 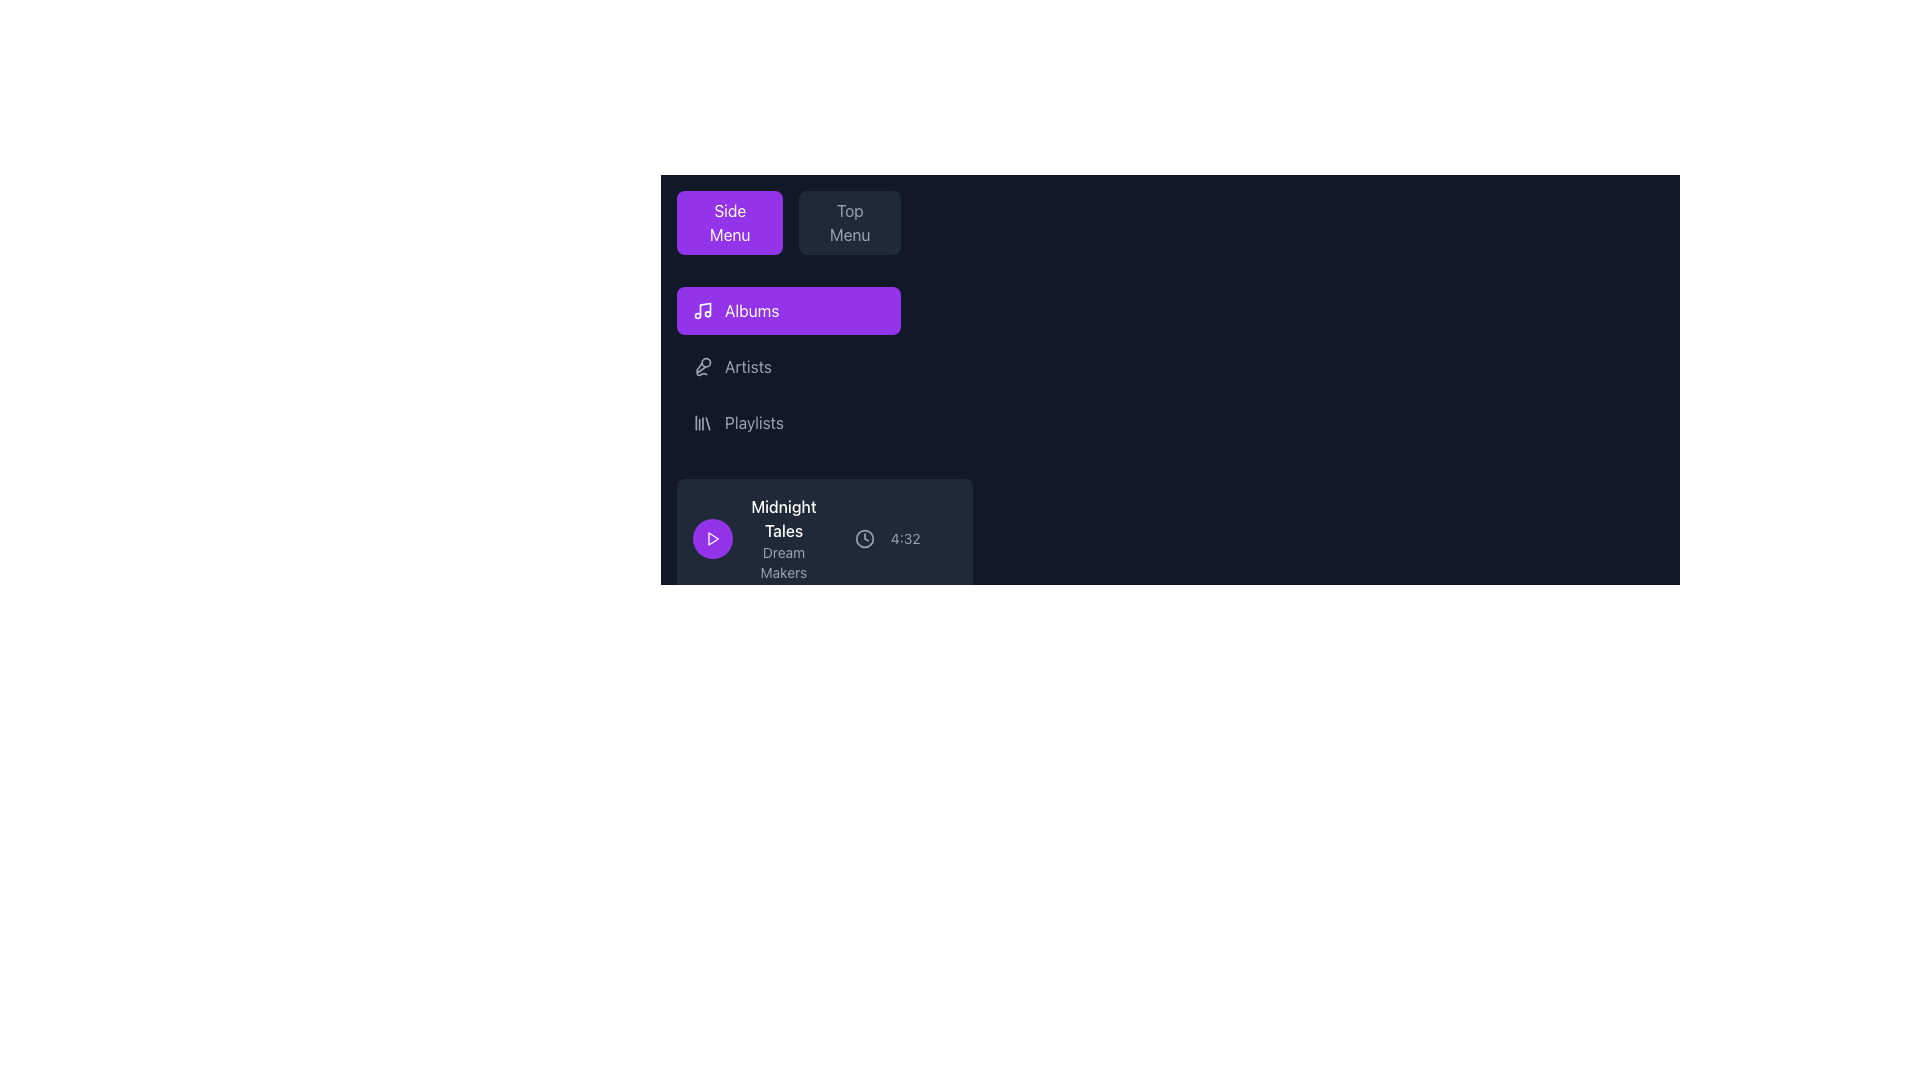 What do you see at coordinates (824, 538) in the screenshot?
I see `the first list item containing the play button for interactive media titled 'Midnight Tales'` at bounding box center [824, 538].